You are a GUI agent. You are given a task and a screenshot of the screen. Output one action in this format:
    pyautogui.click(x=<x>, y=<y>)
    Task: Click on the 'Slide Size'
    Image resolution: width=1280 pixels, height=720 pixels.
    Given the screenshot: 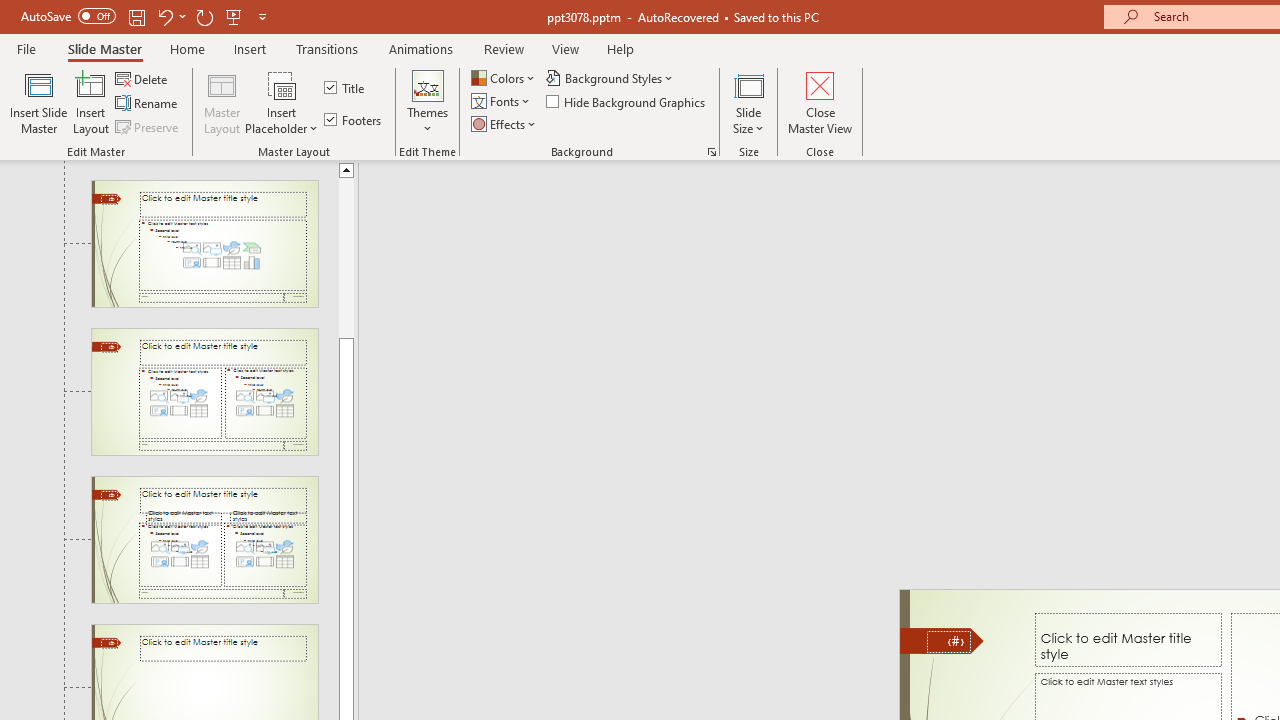 What is the action you would take?
    pyautogui.click(x=748, y=103)
    